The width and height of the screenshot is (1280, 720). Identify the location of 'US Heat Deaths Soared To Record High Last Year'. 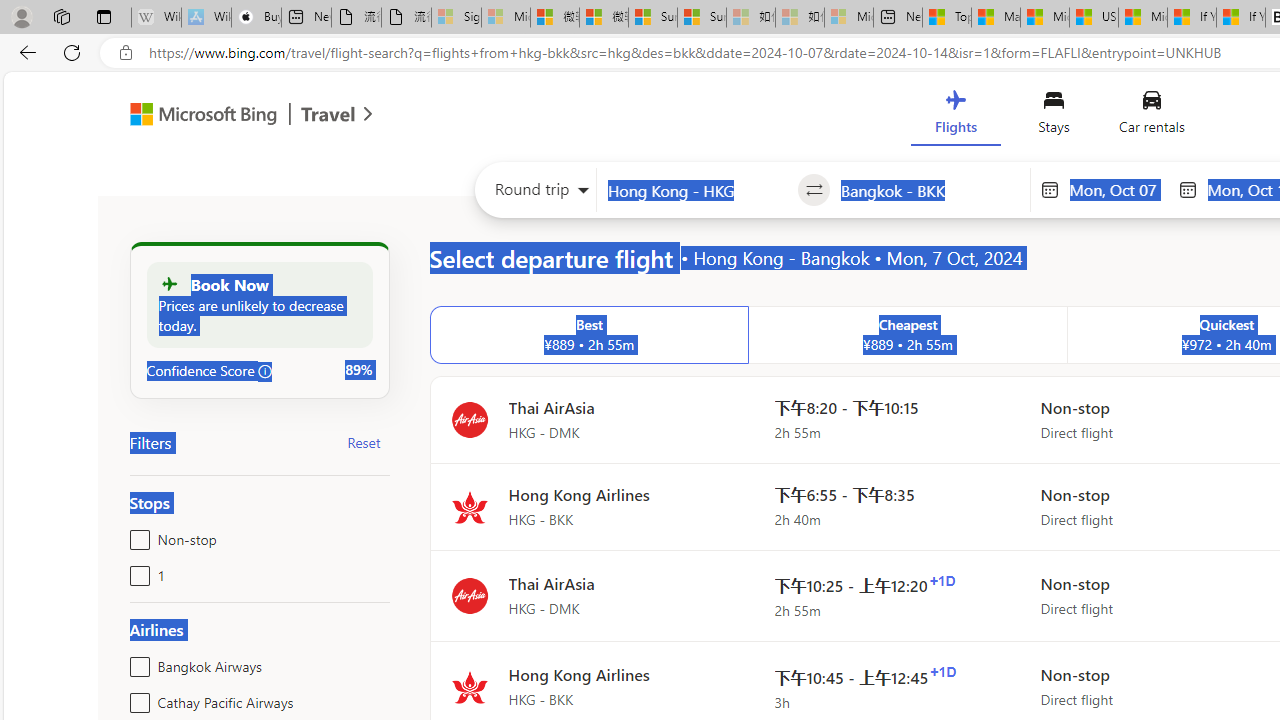
(1092, 17).